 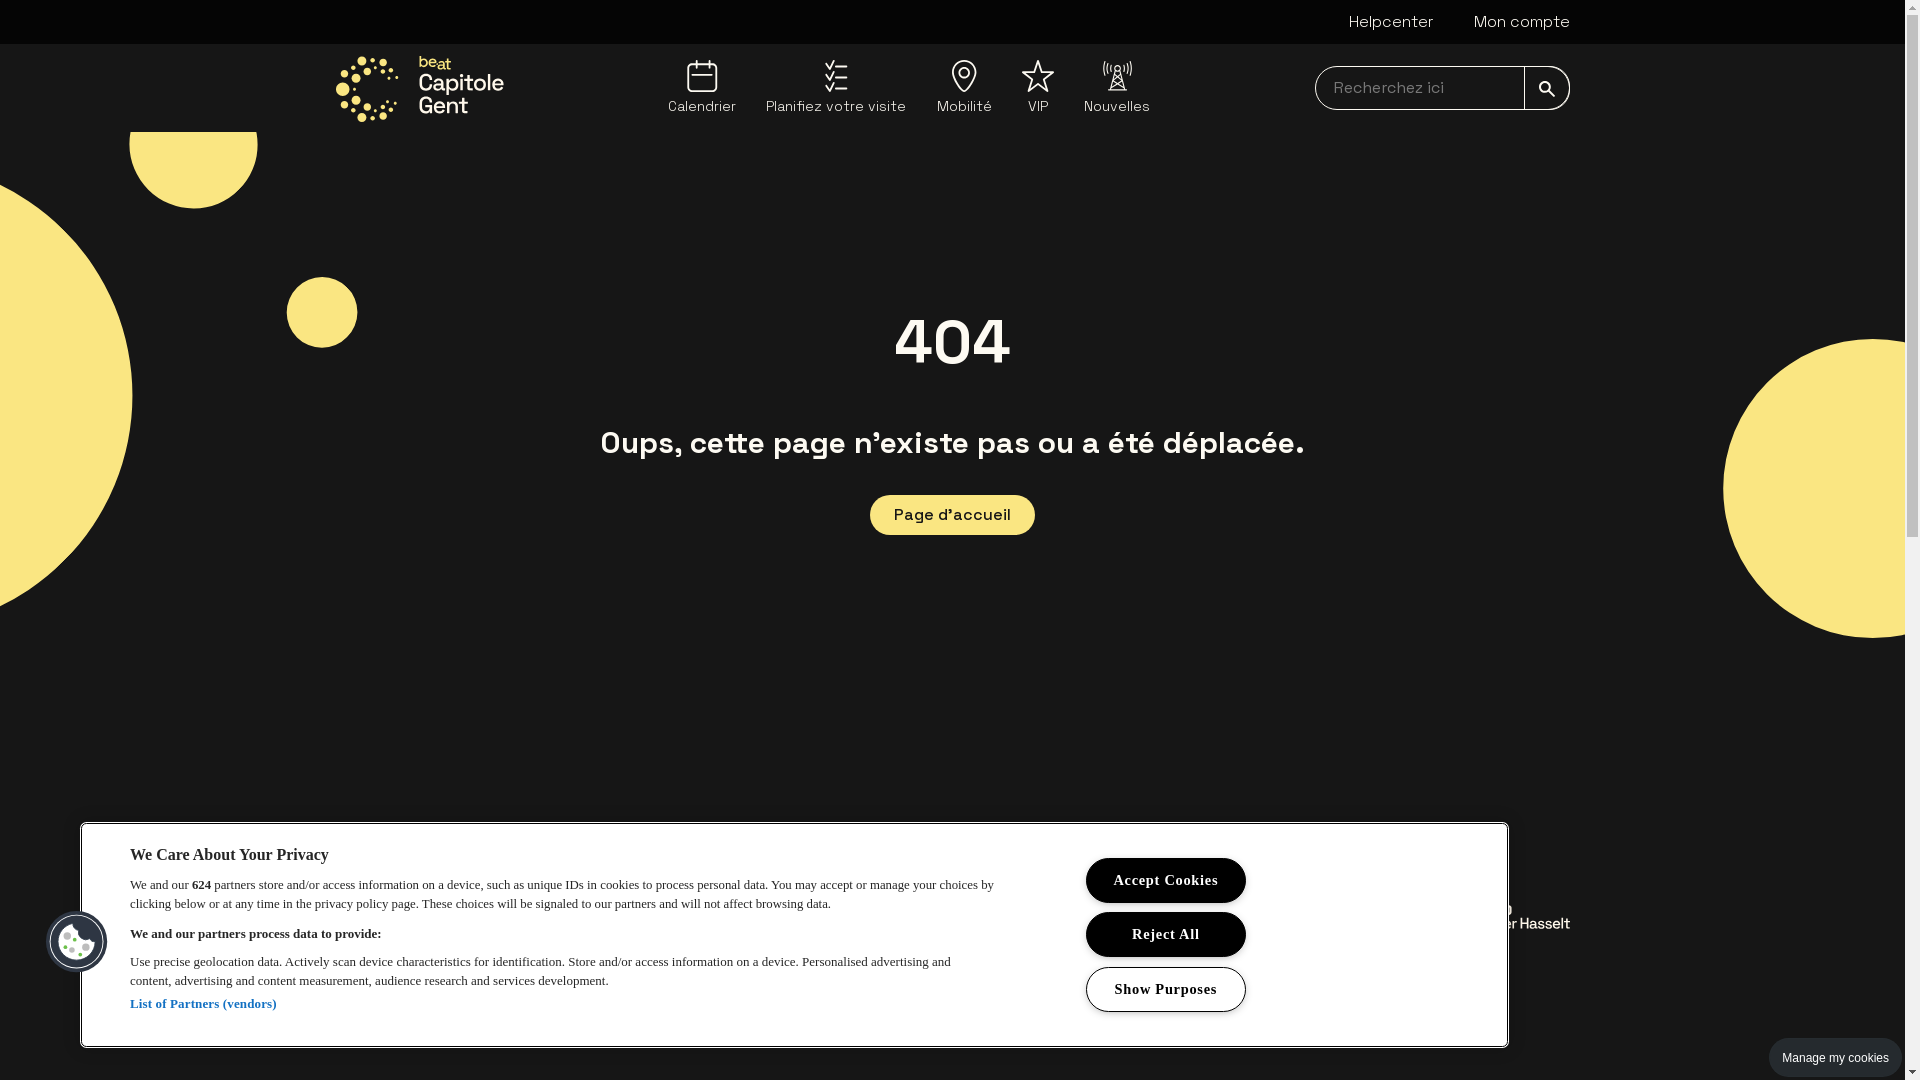 What do you see at coordinates (1389, 22) in the screenshot?
I see `'Helpcenter'` at bounding box center [1389, 22].